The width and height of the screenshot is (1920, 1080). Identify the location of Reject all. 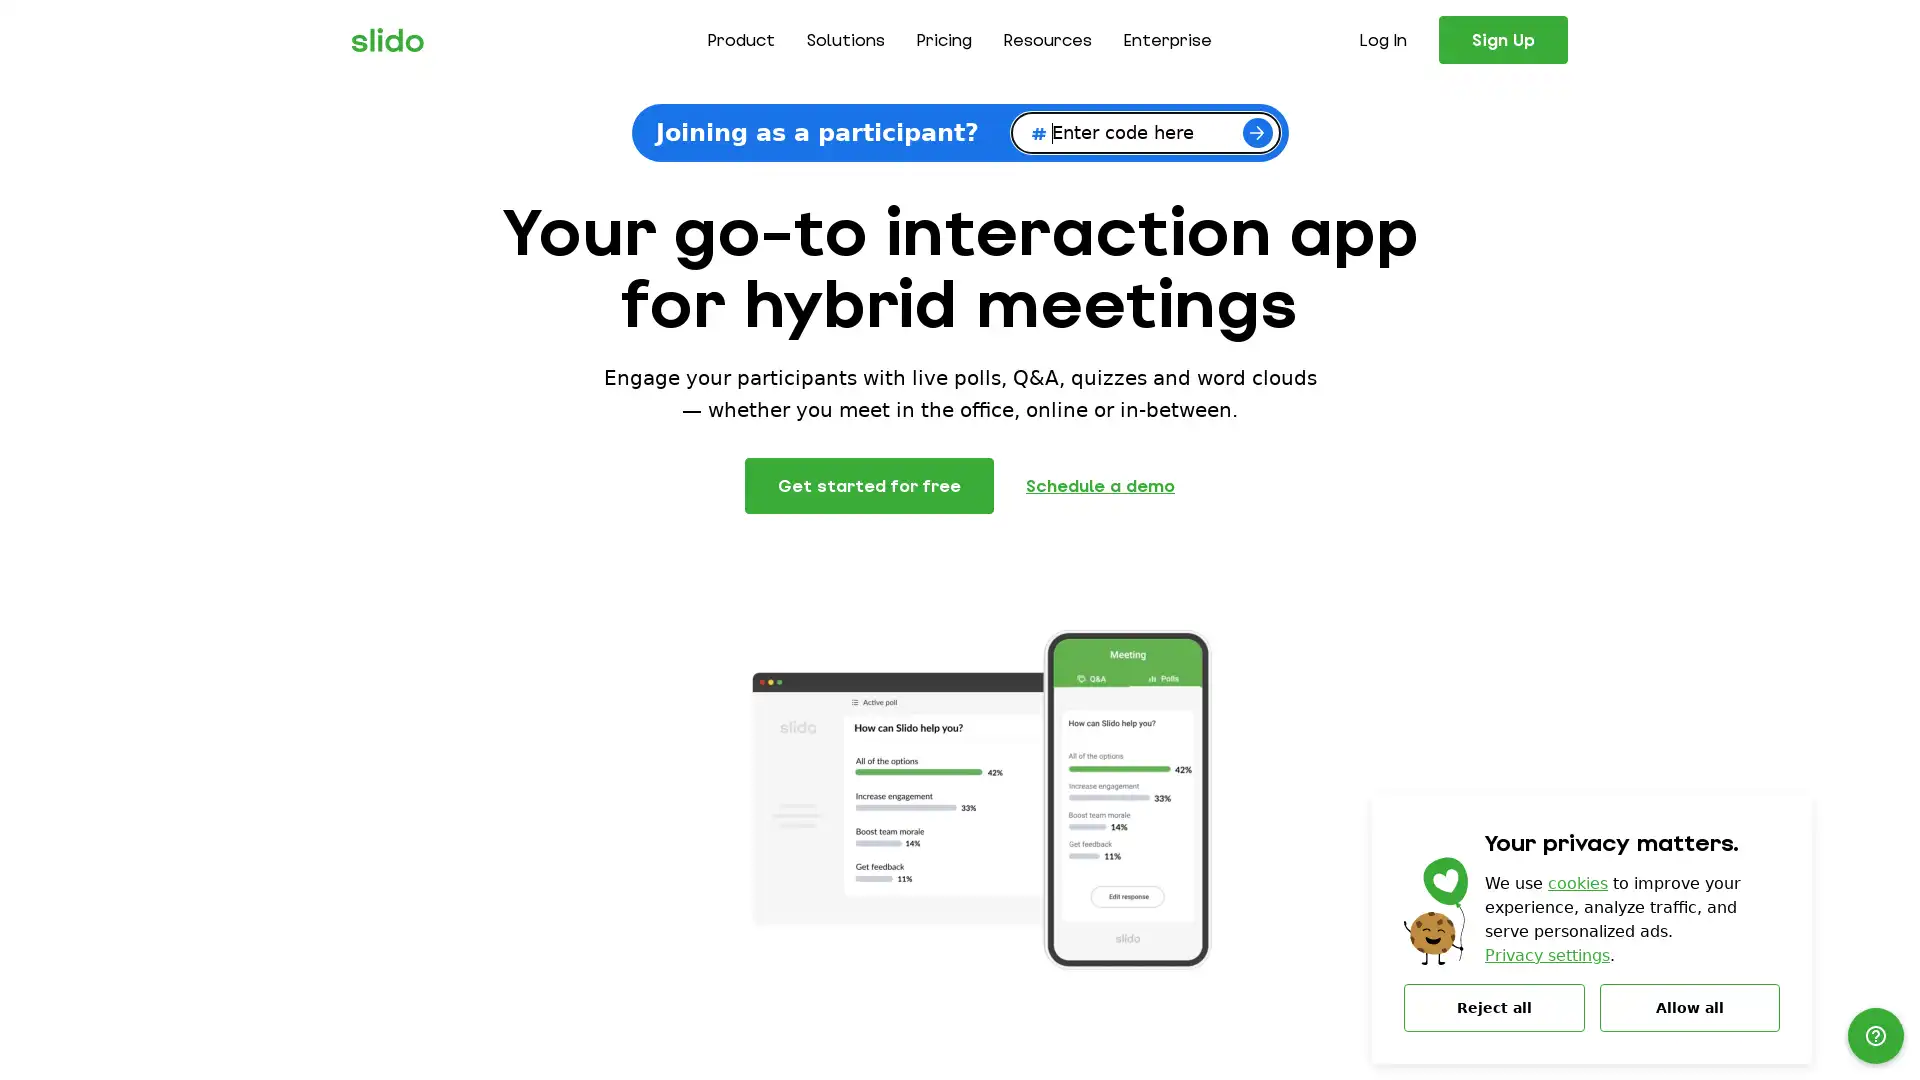
(1493, 1007).